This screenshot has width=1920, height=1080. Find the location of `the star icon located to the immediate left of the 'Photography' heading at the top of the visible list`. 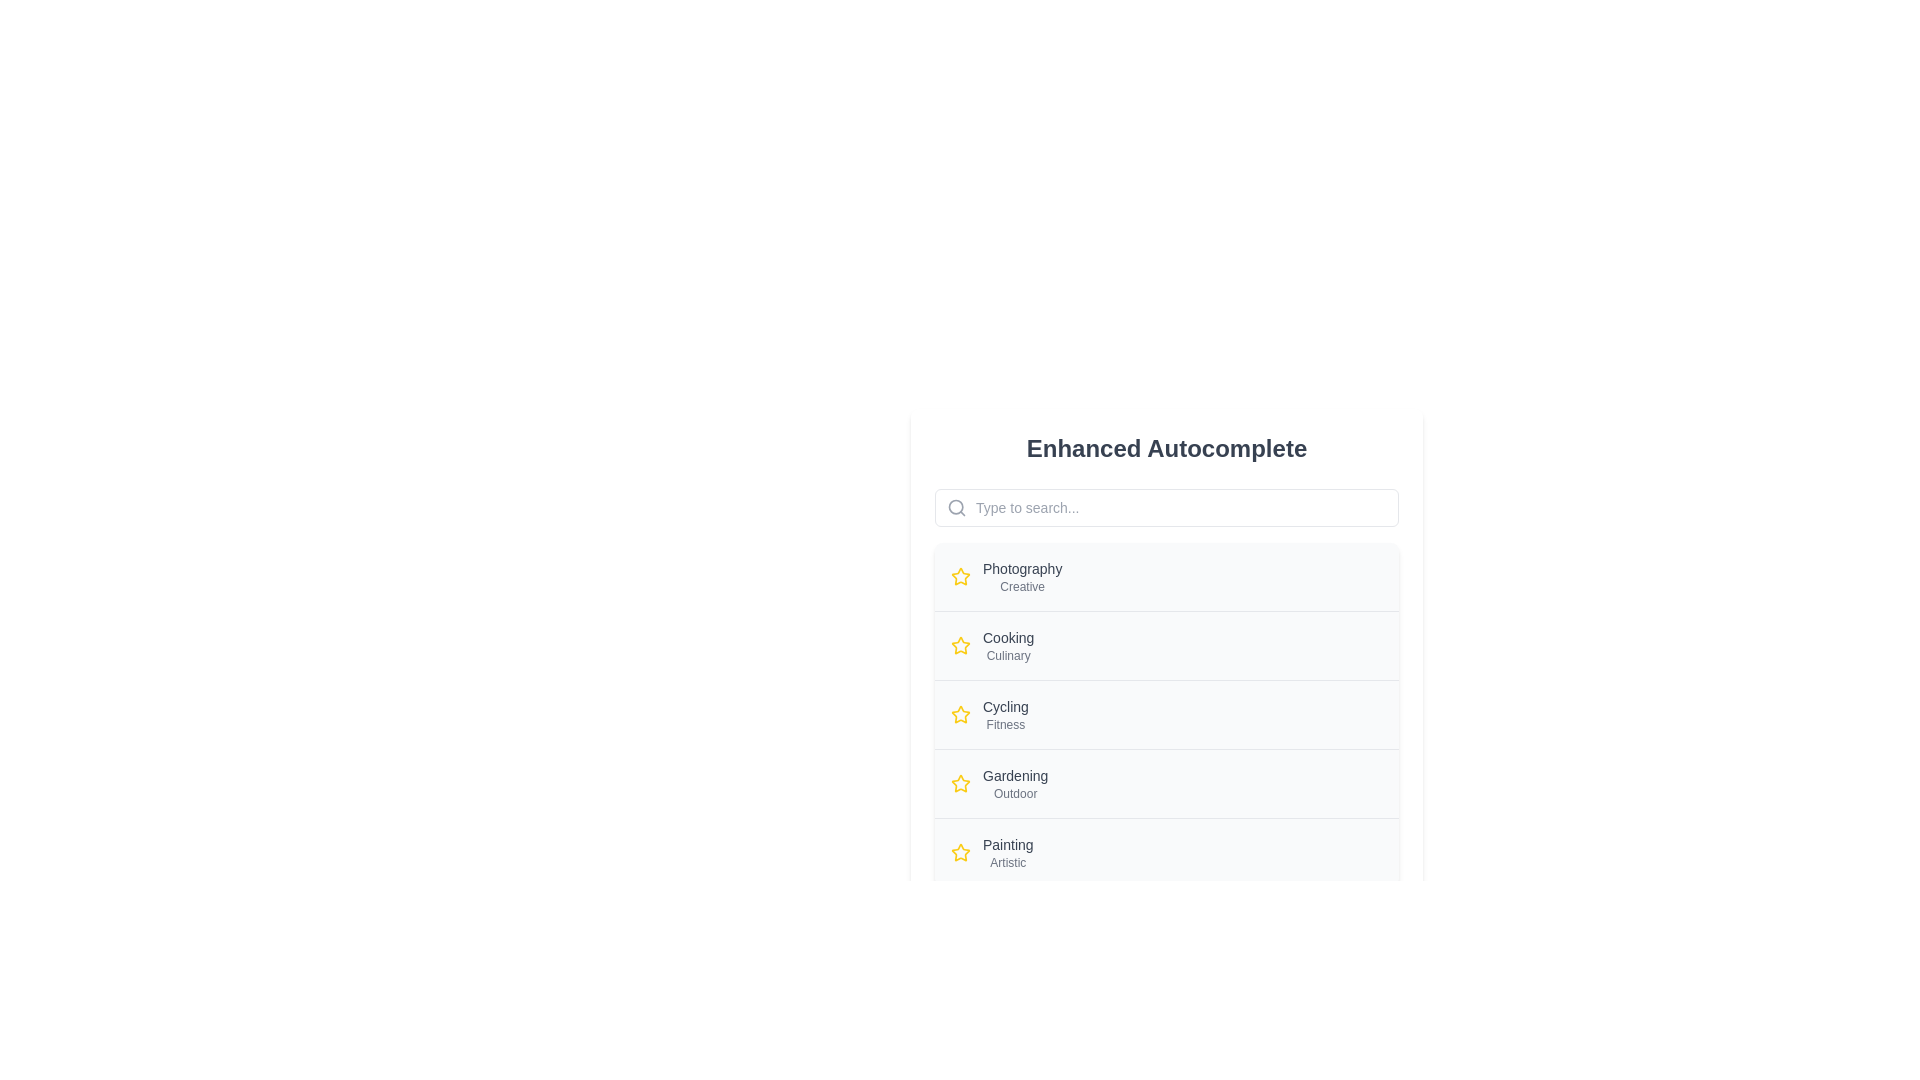

the star icon located to the immediate left of the 'Photography' heading at the top of the visible list is located at coordinates (960, 577).